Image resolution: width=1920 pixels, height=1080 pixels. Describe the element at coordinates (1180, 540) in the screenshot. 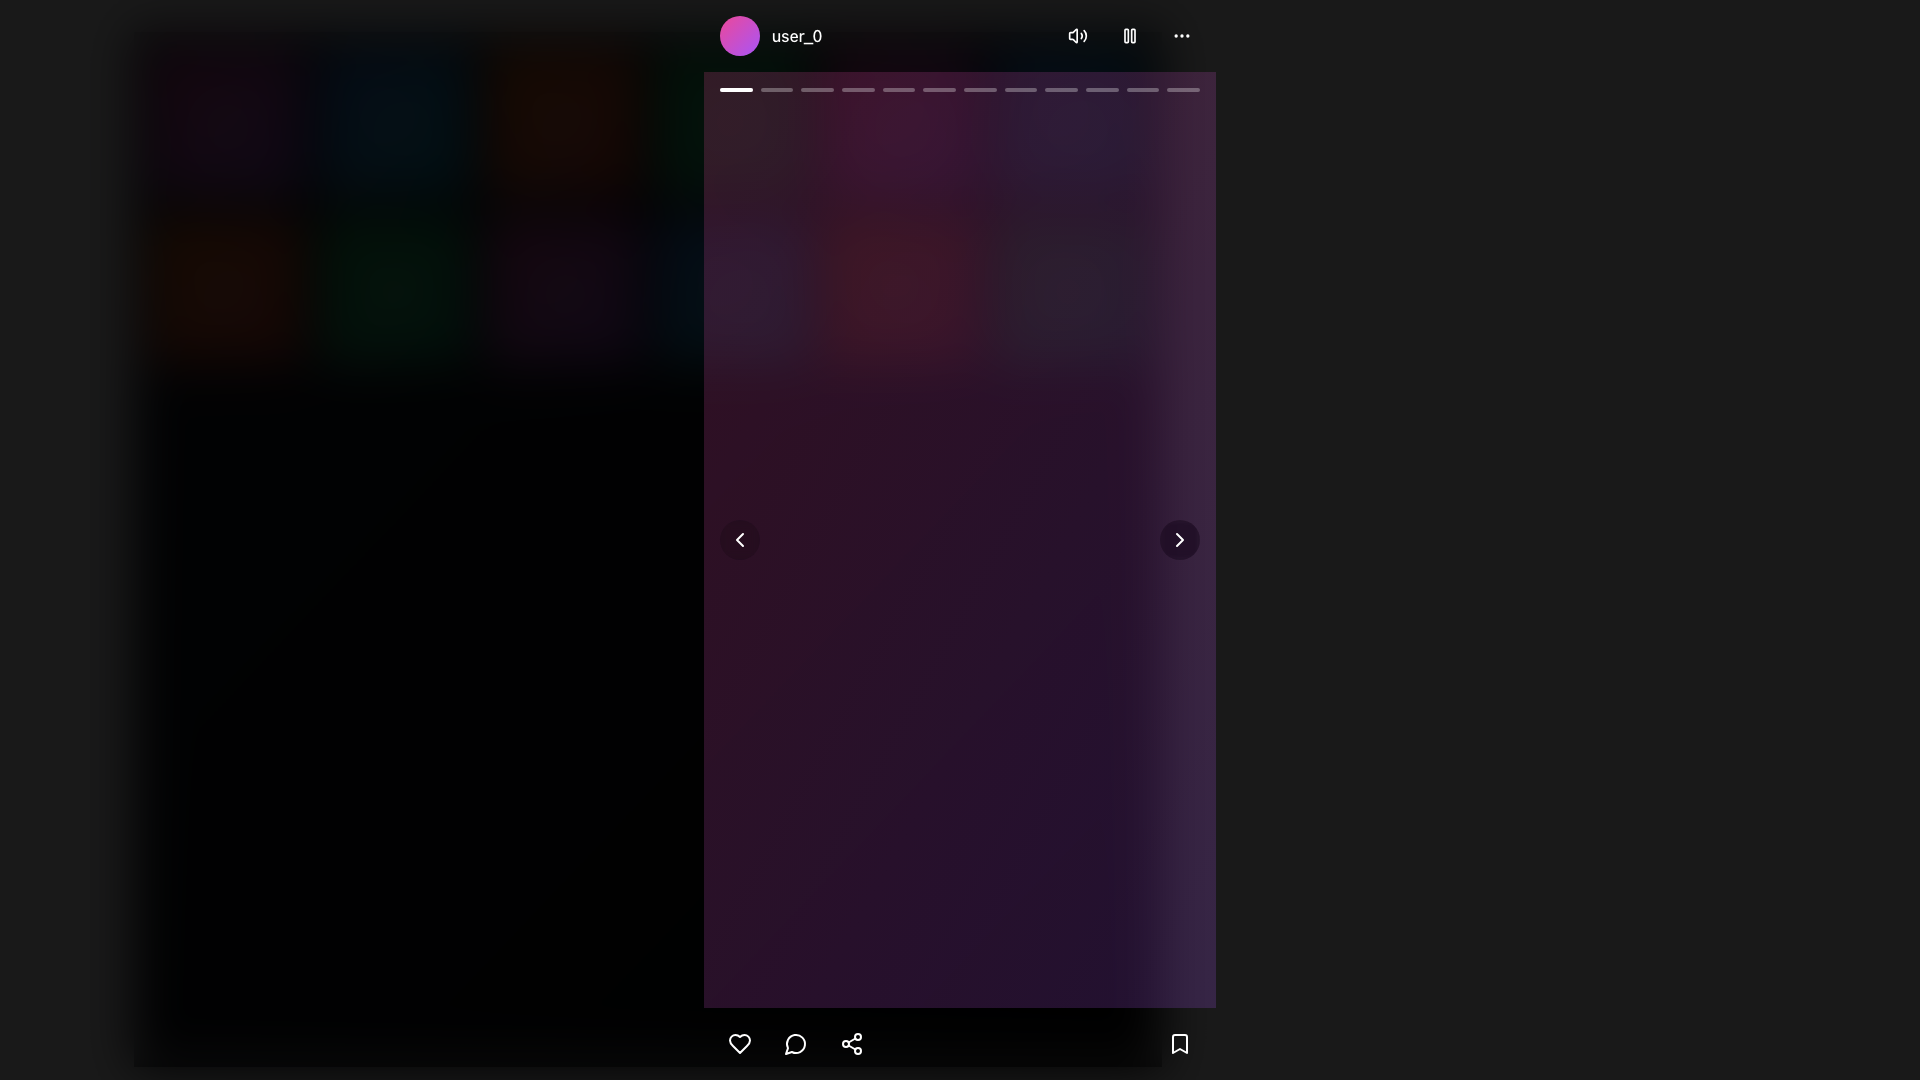

I see `the right-pointing chevron icon, which is styled with a black outline on a transparent background` at that location.